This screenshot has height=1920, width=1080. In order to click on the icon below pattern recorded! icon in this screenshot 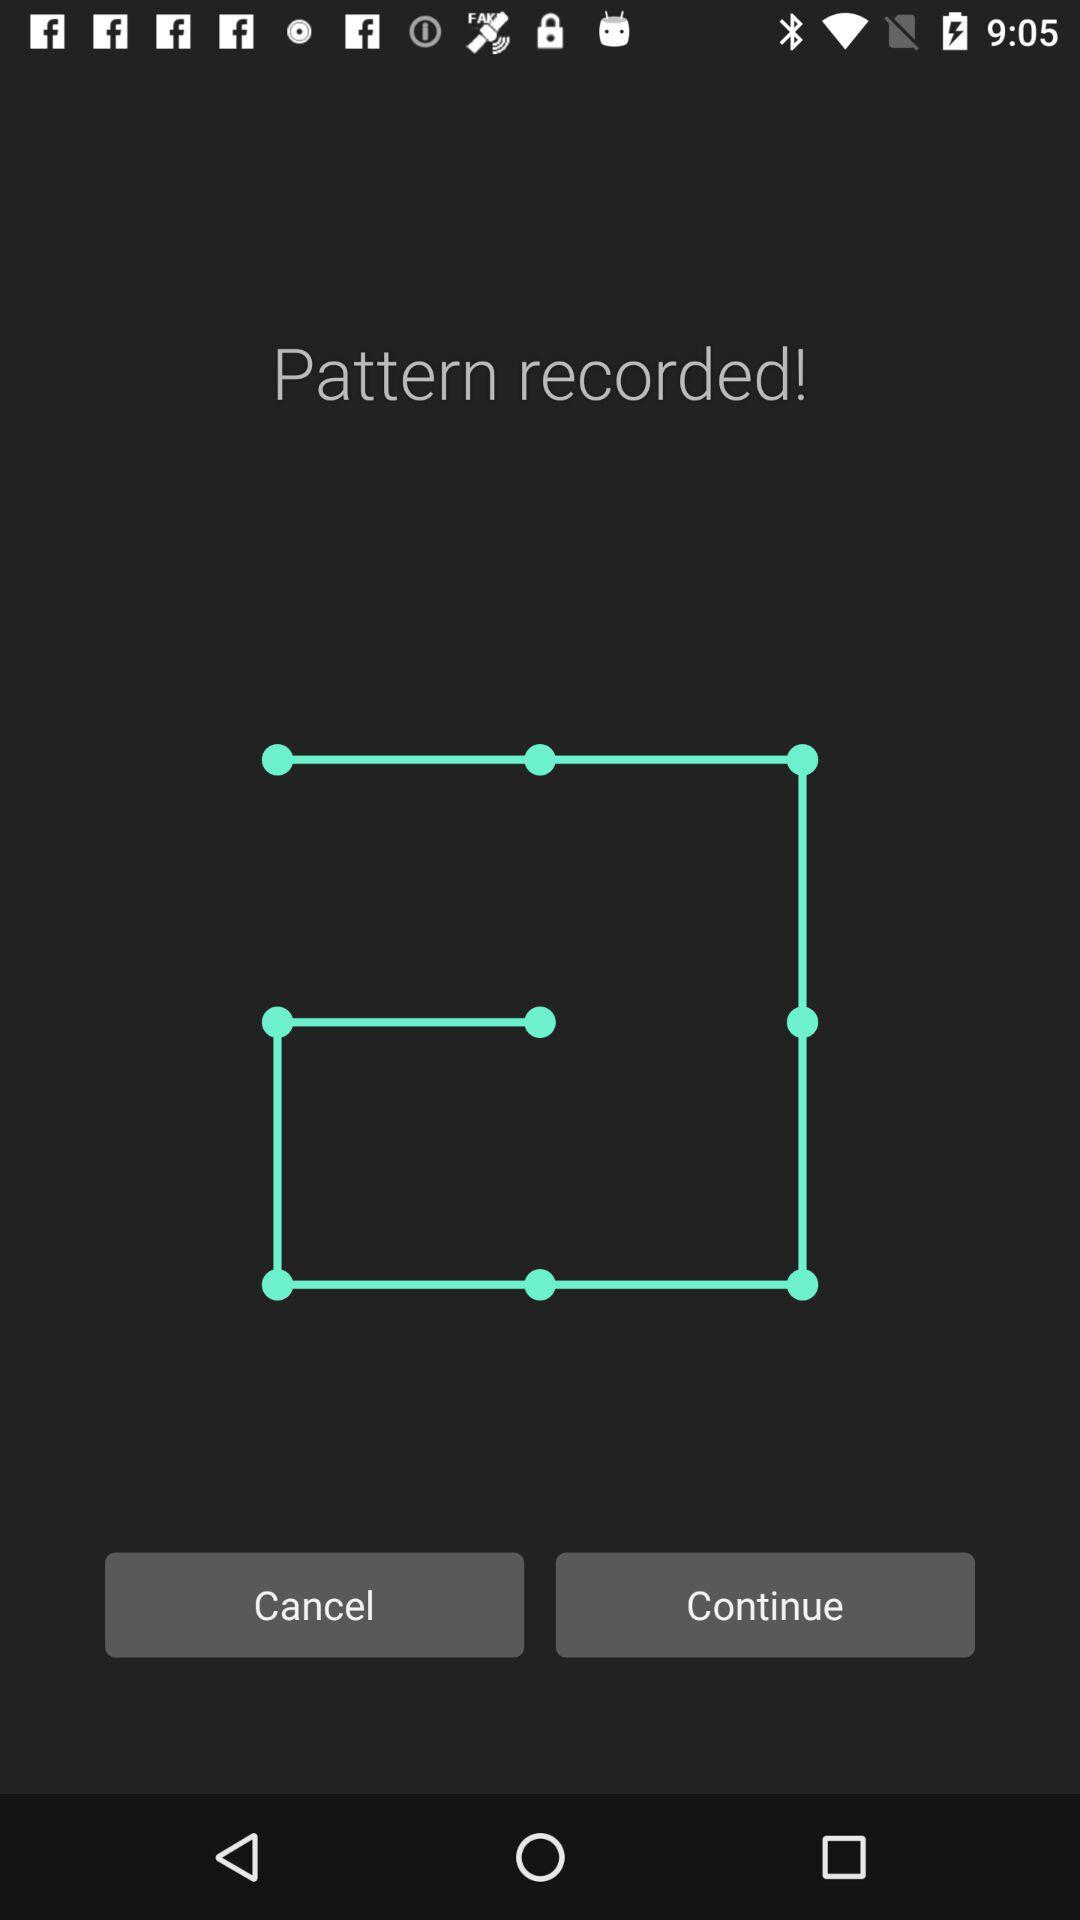, I will do `click(540, 1022)`.